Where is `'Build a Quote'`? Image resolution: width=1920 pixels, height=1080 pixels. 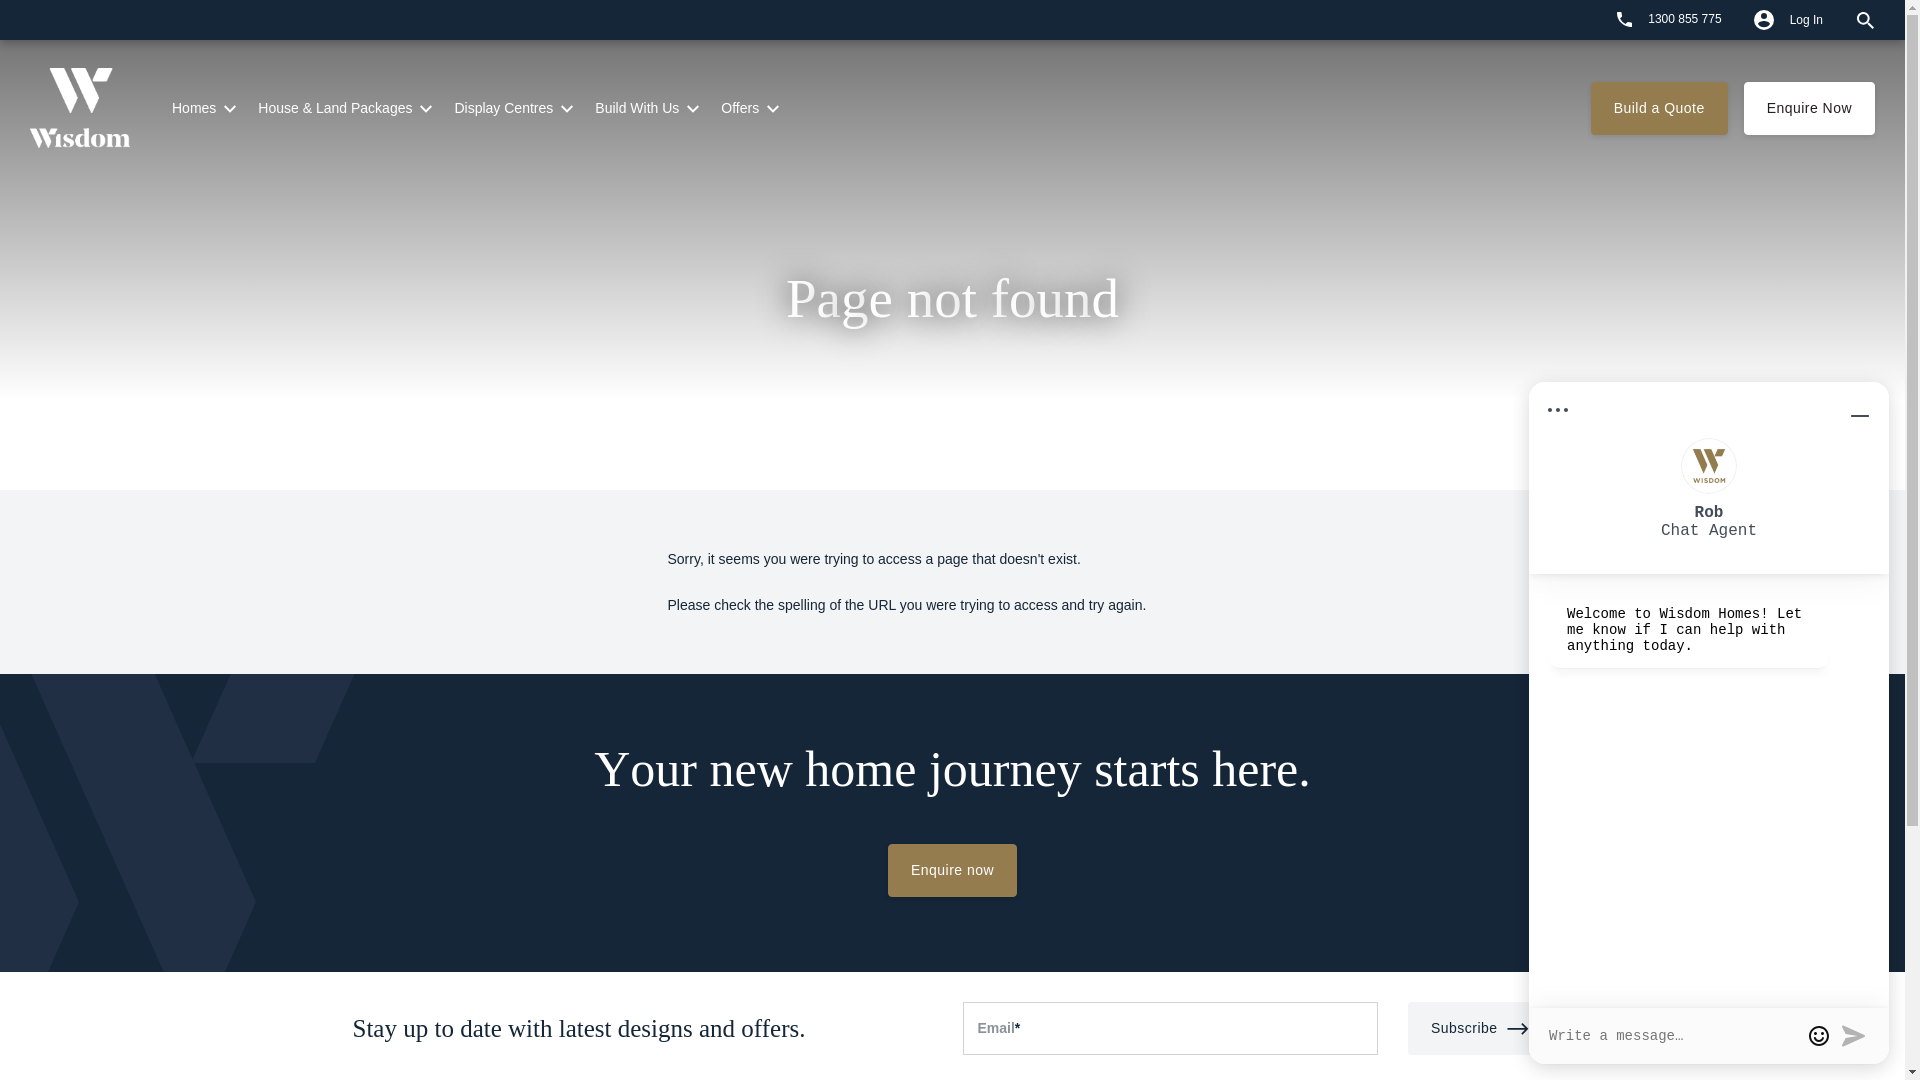
'Build a Quote' is located at coordinates (1659, 108).